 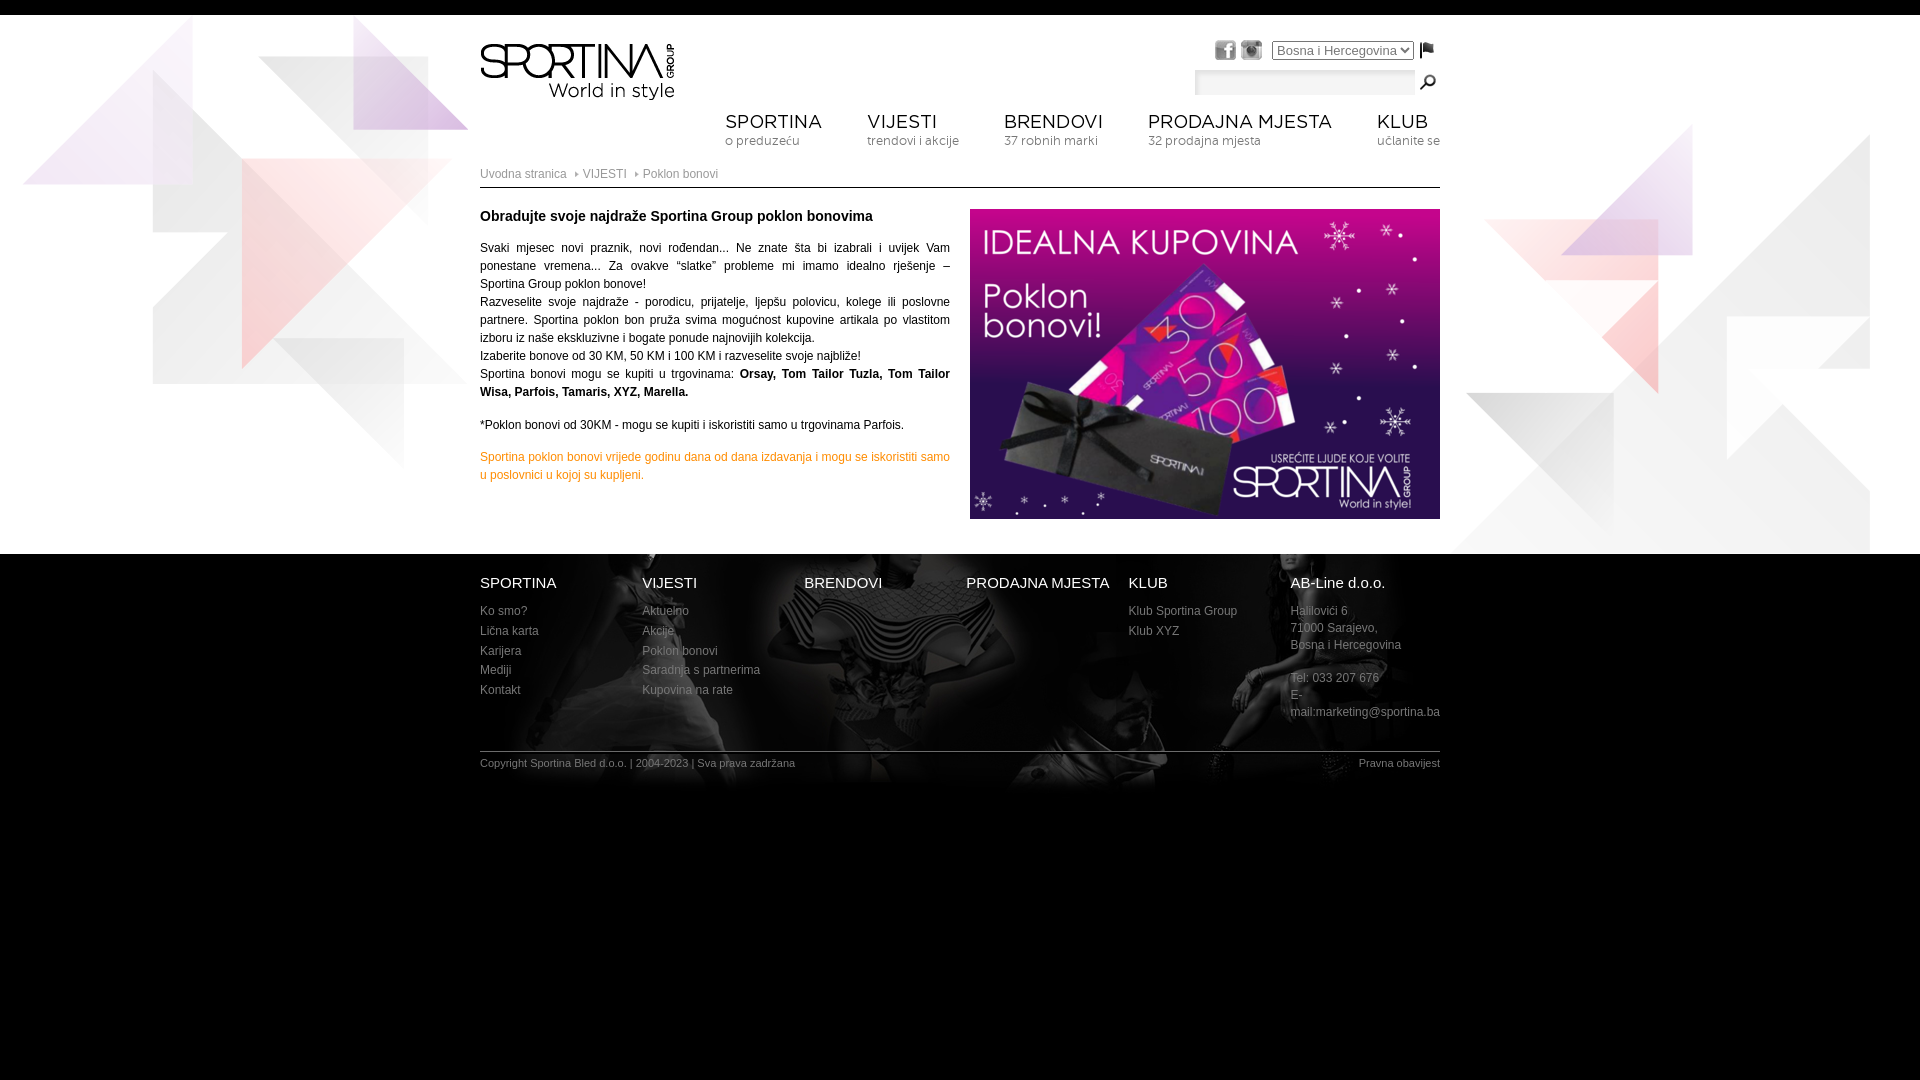 I want to click on 'Klub XYZ', so click(x=1154, y=631).